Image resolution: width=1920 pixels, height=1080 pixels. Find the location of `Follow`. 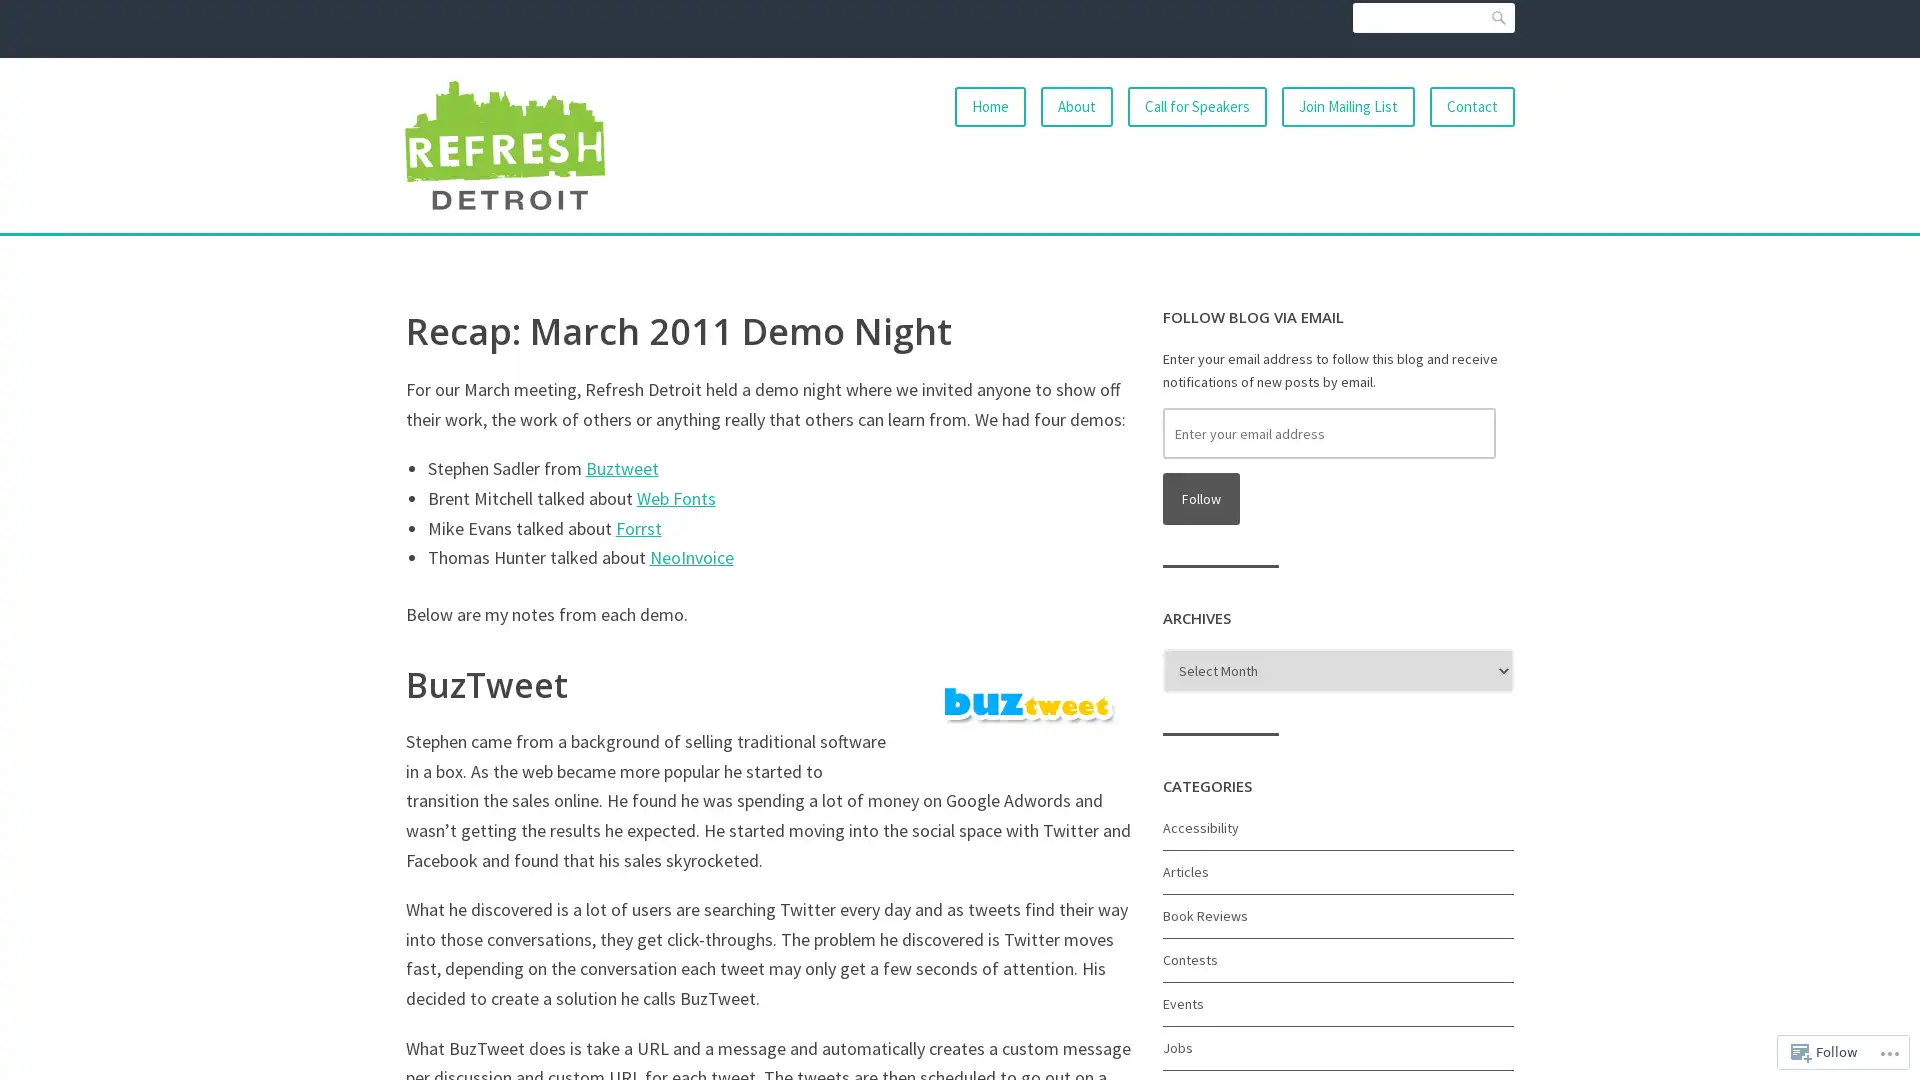

Follow is located at coordinates (1200, 497).